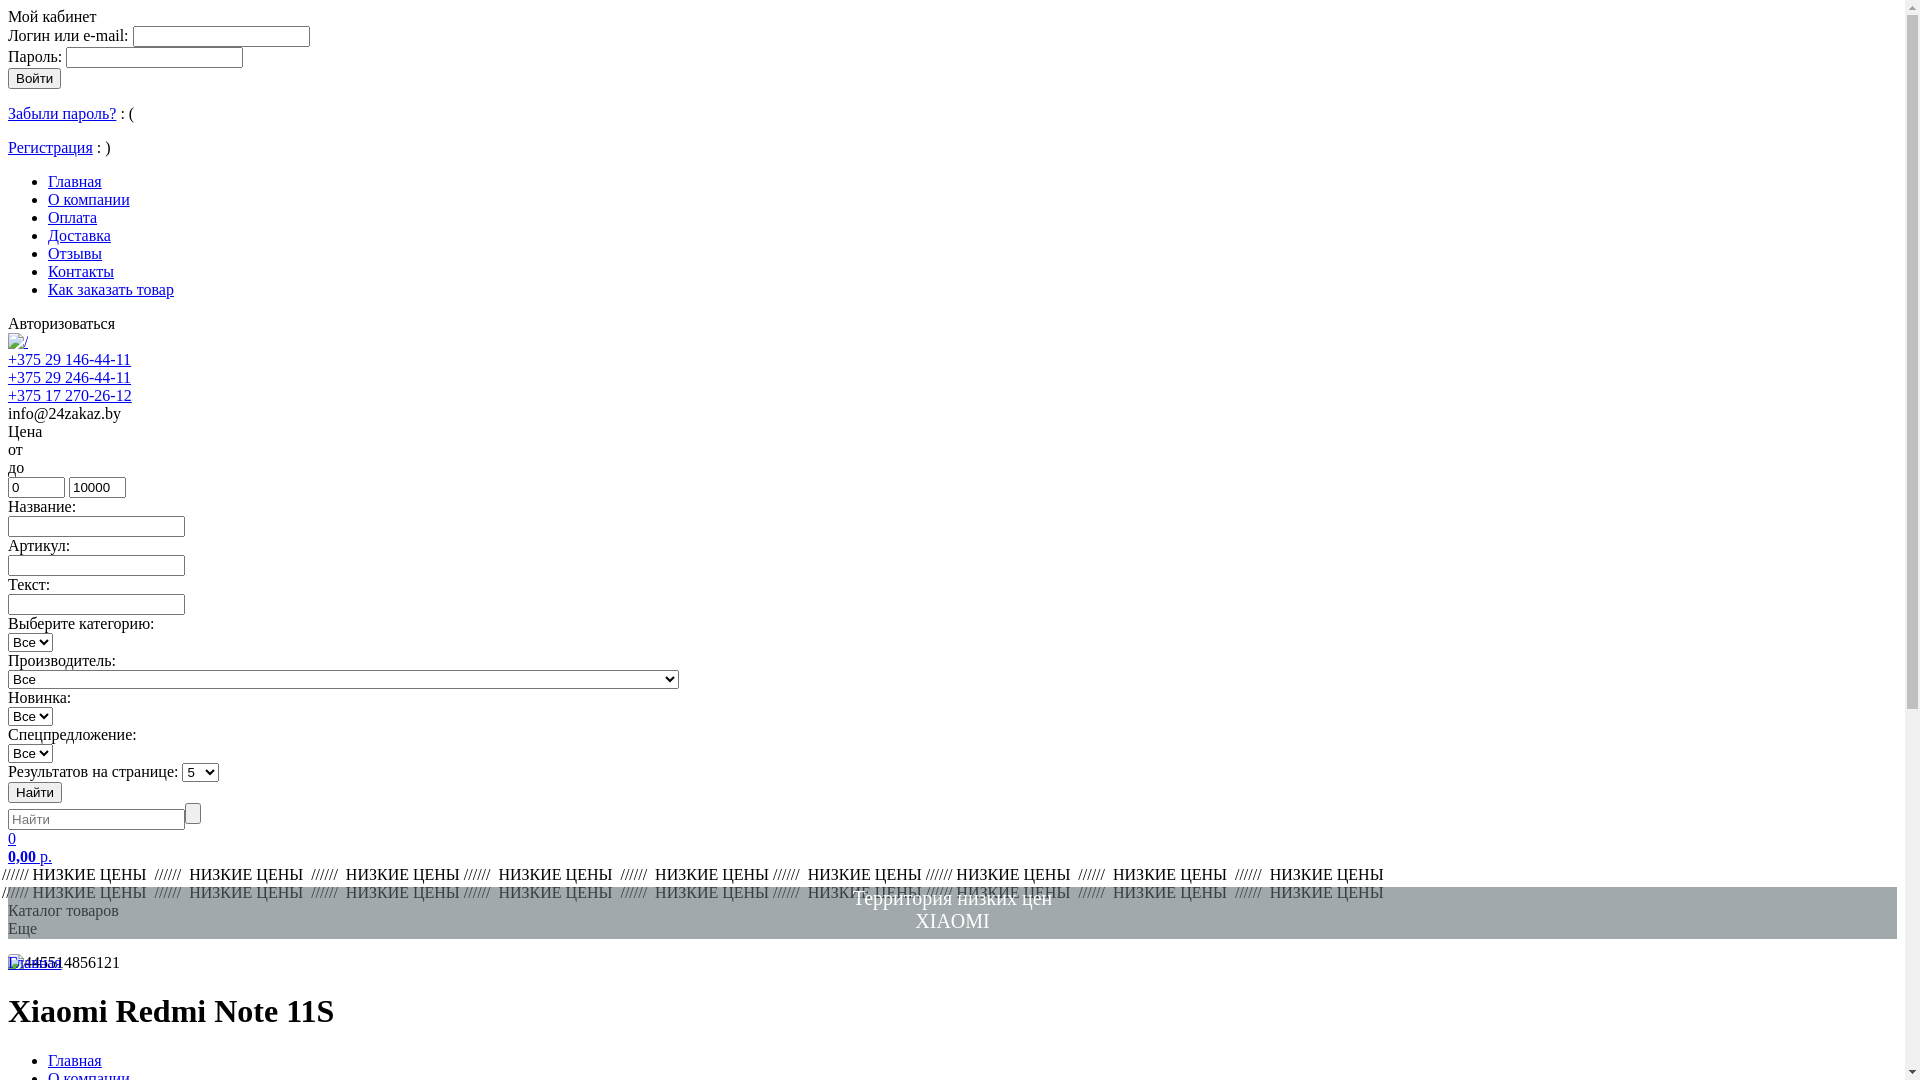  Describe the element at coordinates (8, 395) in the screenshot. I see `'+375 17 270-26-12'` at that location.